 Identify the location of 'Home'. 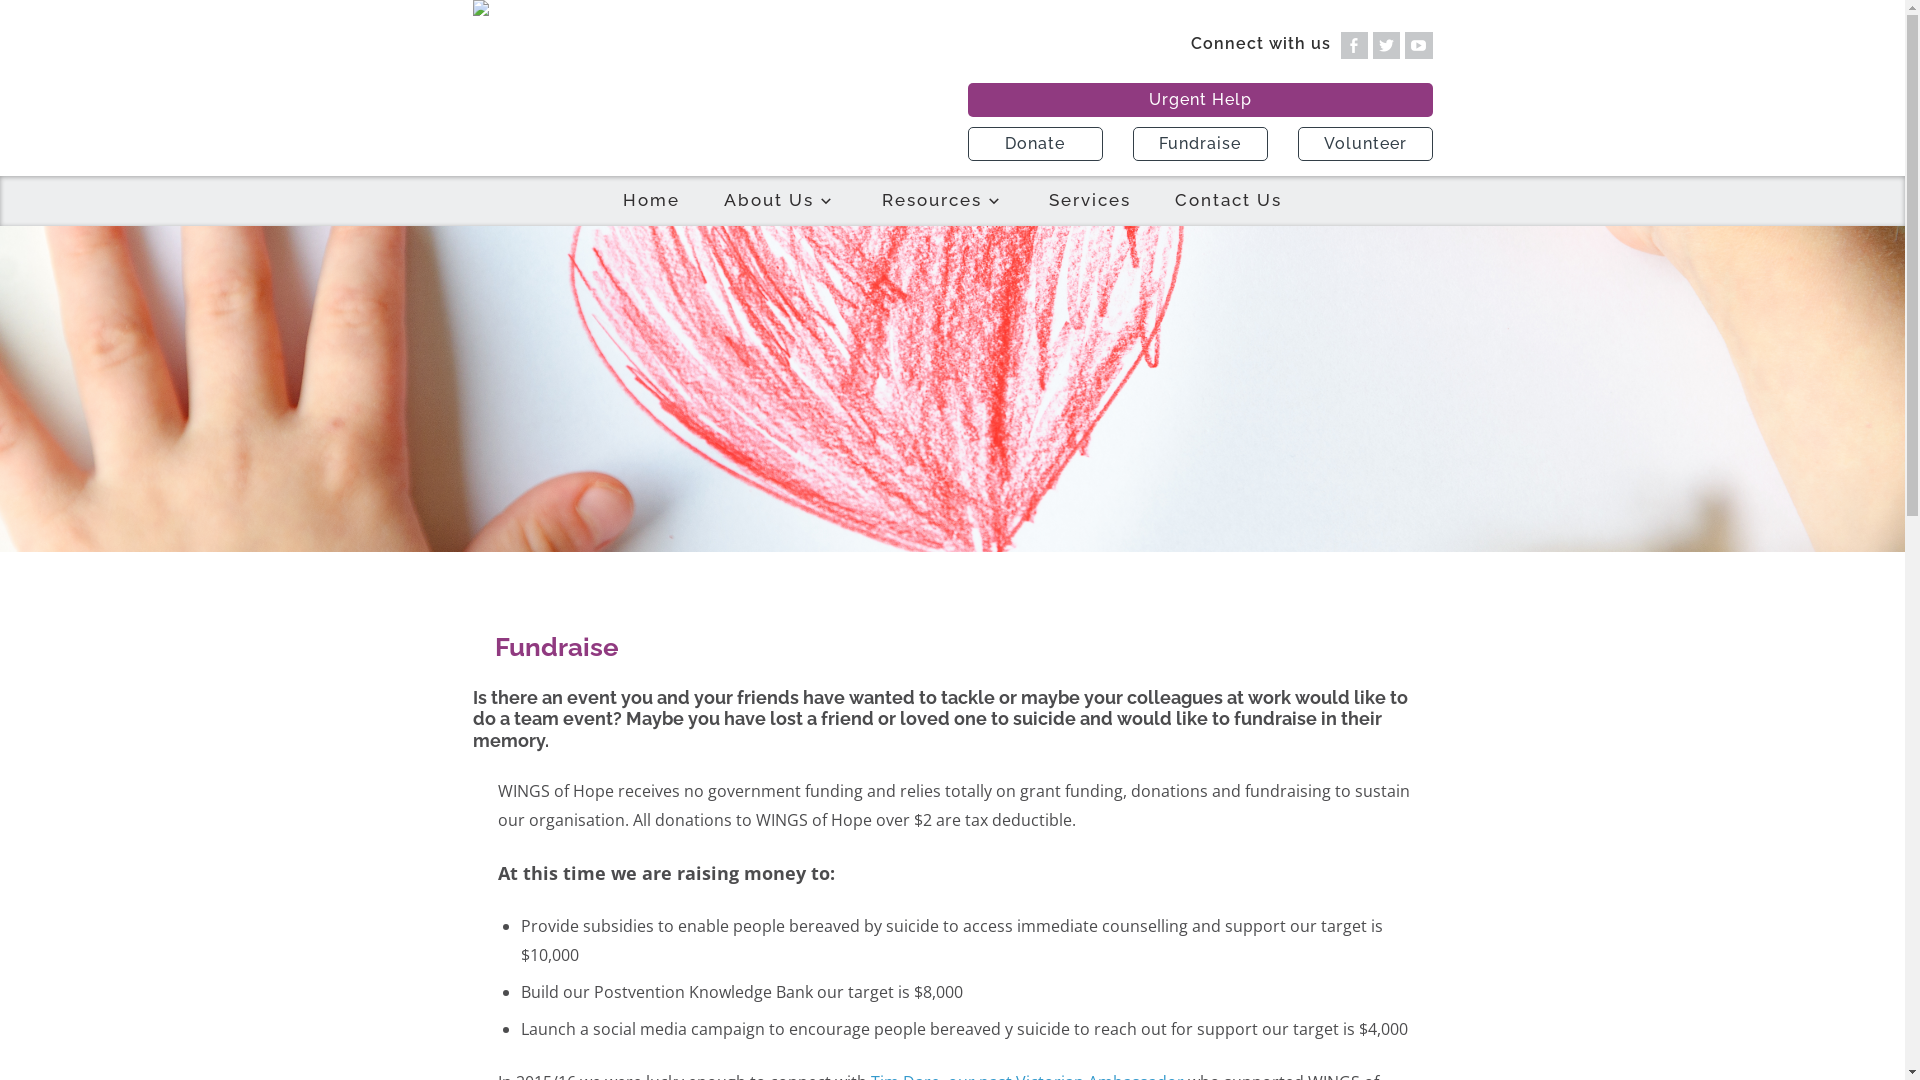
(651, 200).